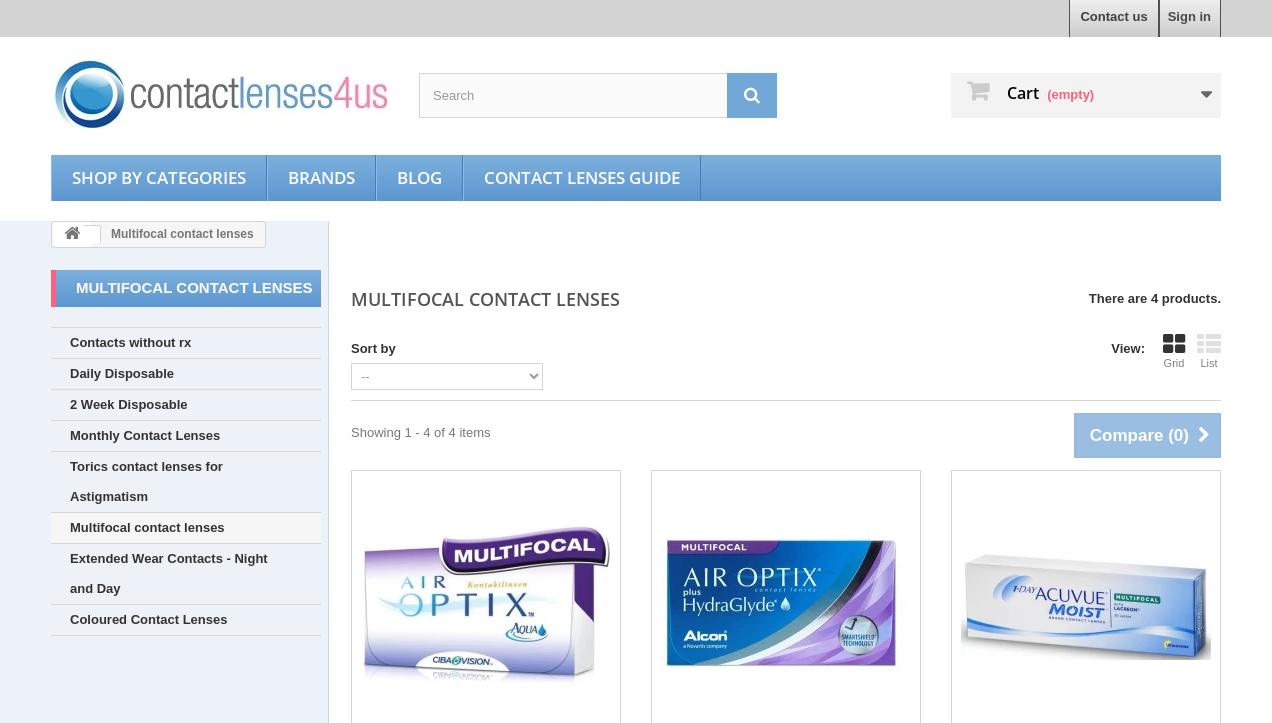 This screenshot has height=723, width=1272. What do you see at coordinates (349, 431) in the screenshot?
I see `'Showing 1 - 4 of 4 items'` at bounding box center [349, 431].